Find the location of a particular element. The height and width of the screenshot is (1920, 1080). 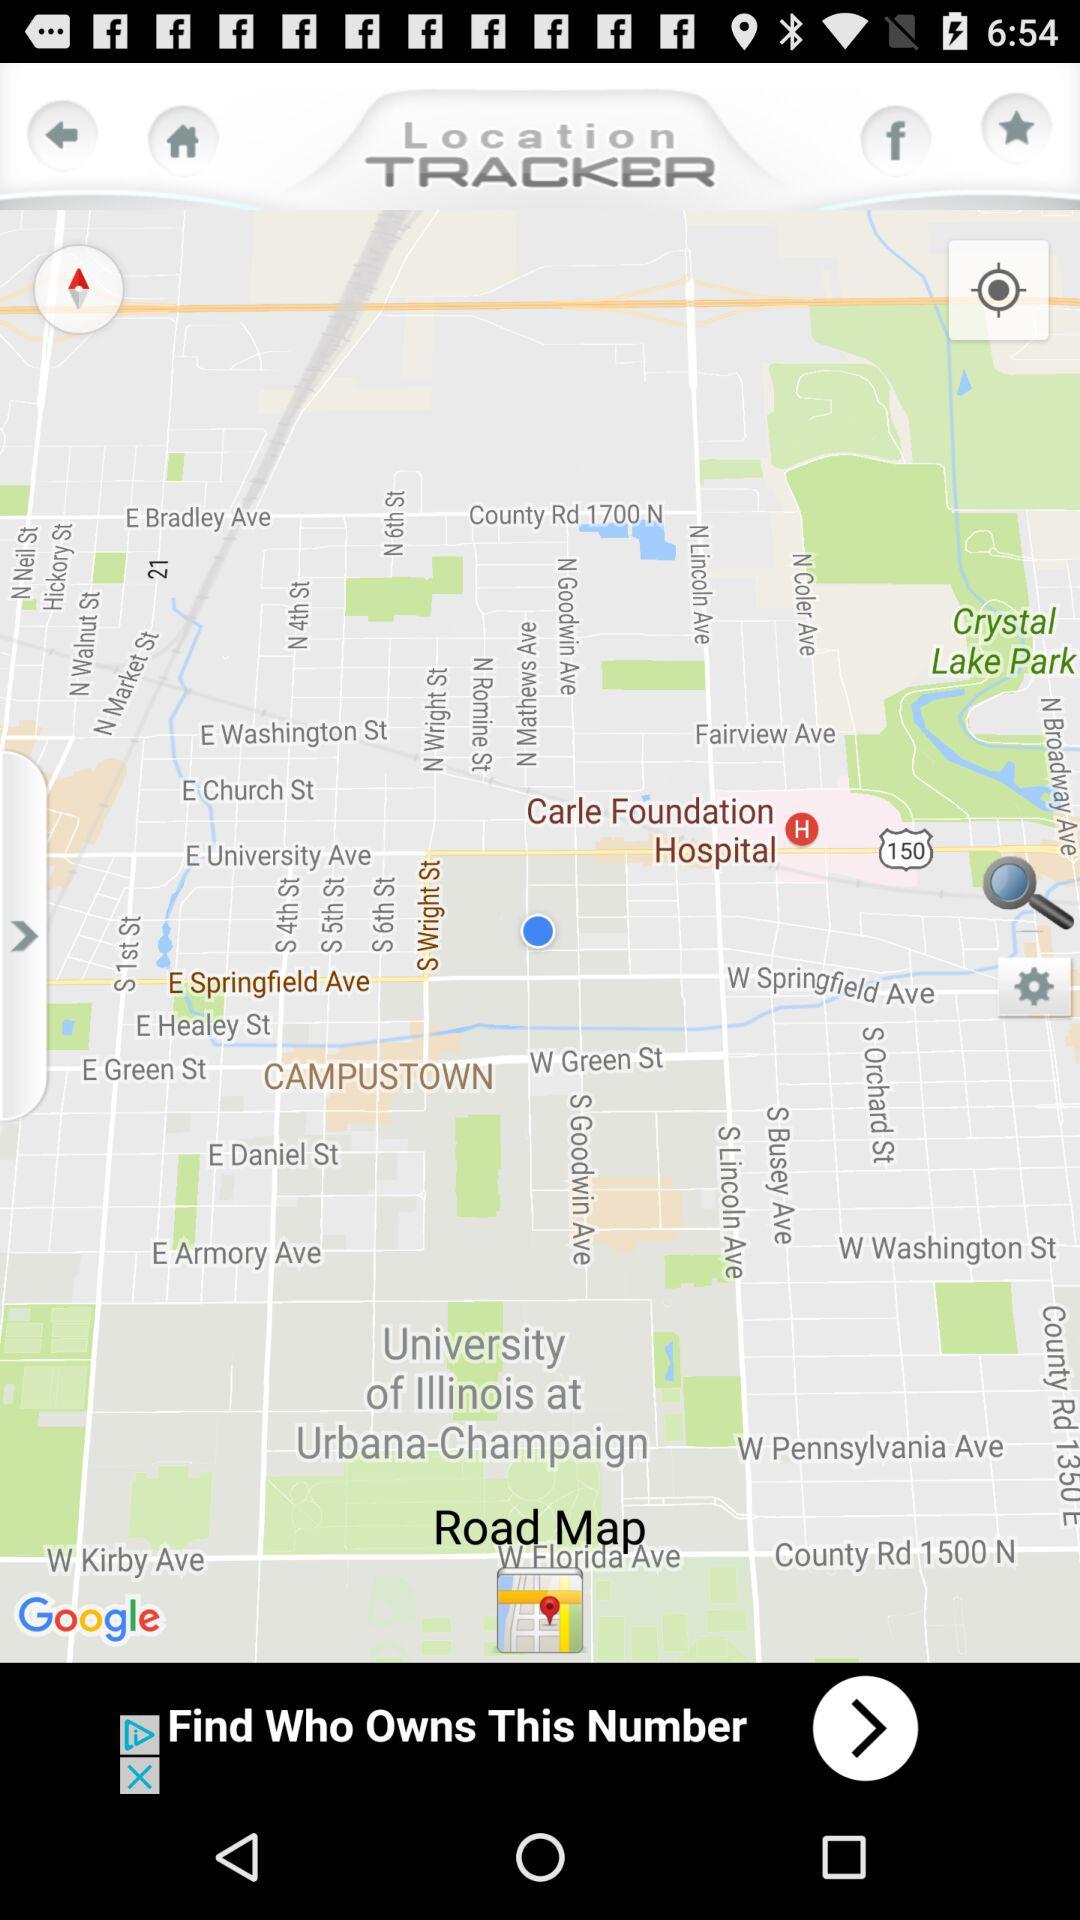

go back is located at coordinates (61, 135).